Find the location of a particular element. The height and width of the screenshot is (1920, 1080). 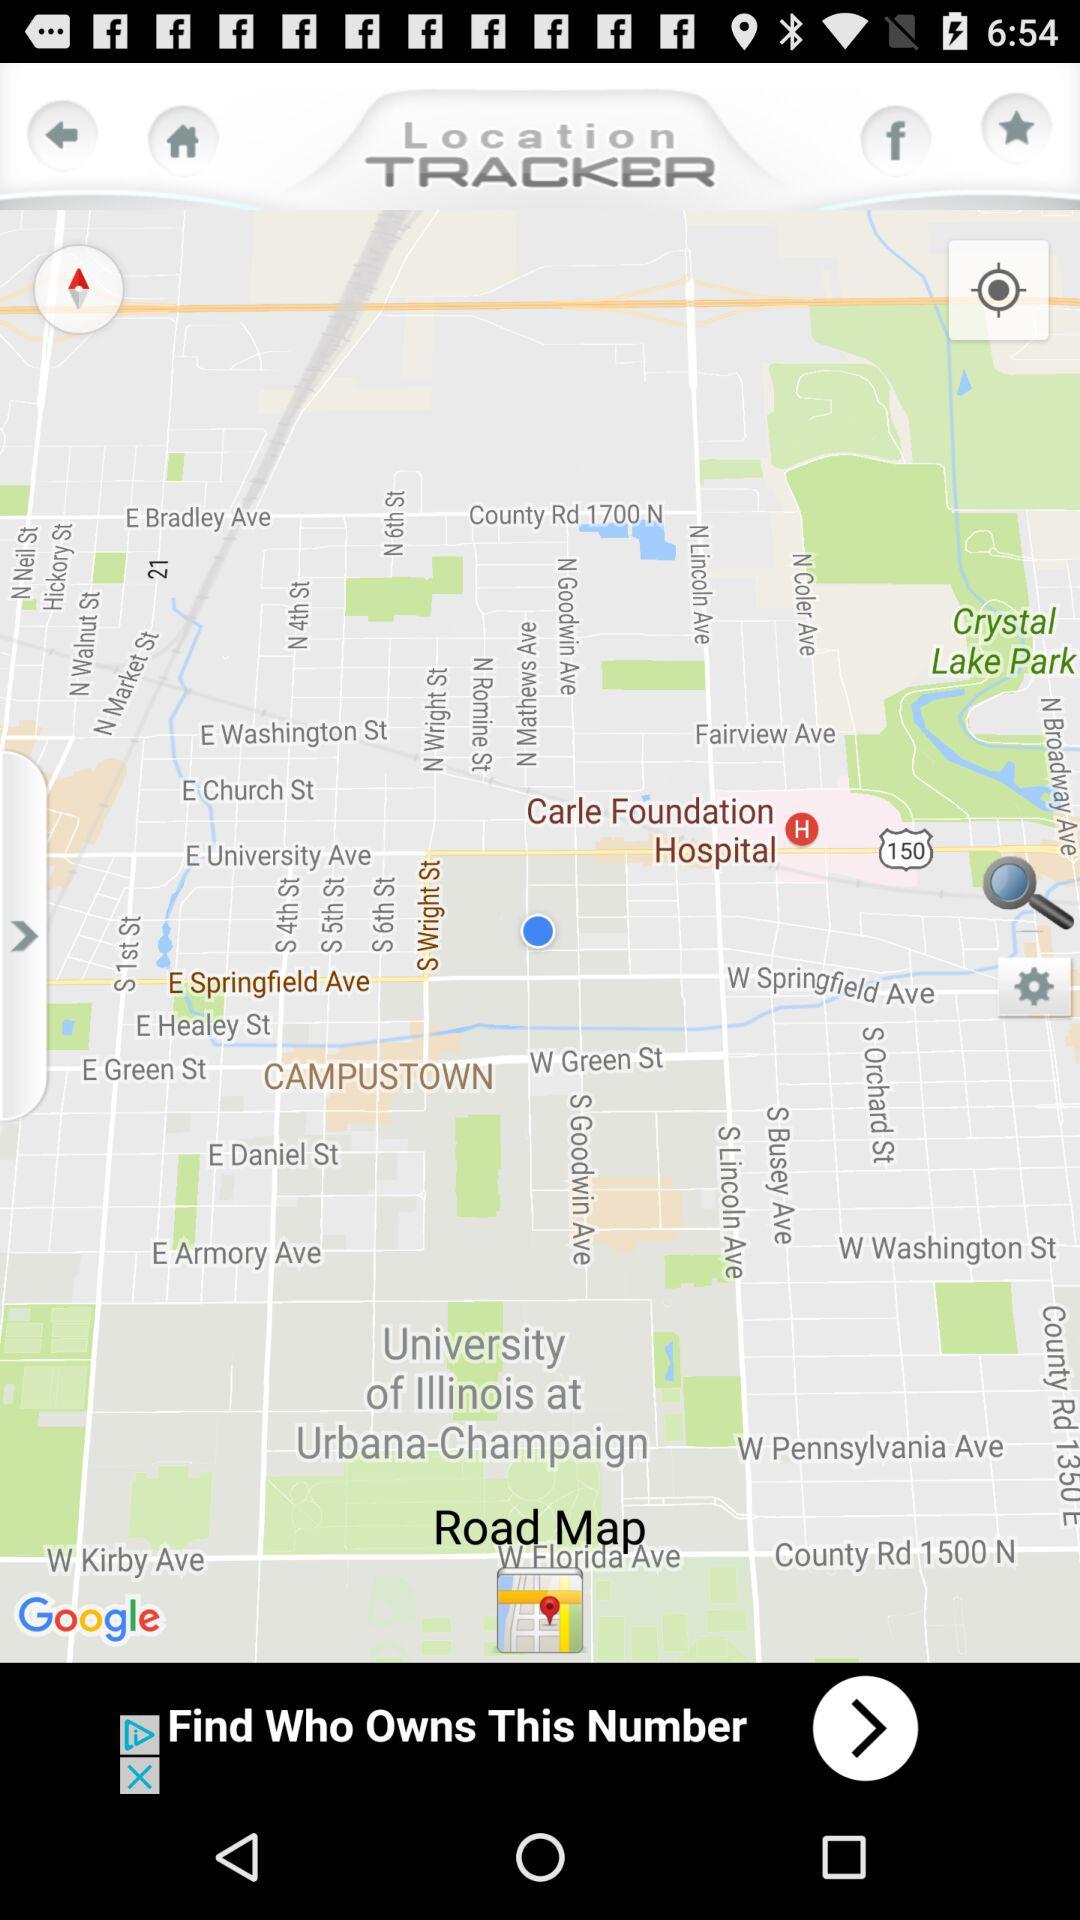

go back is located at coordinates (61, 135).